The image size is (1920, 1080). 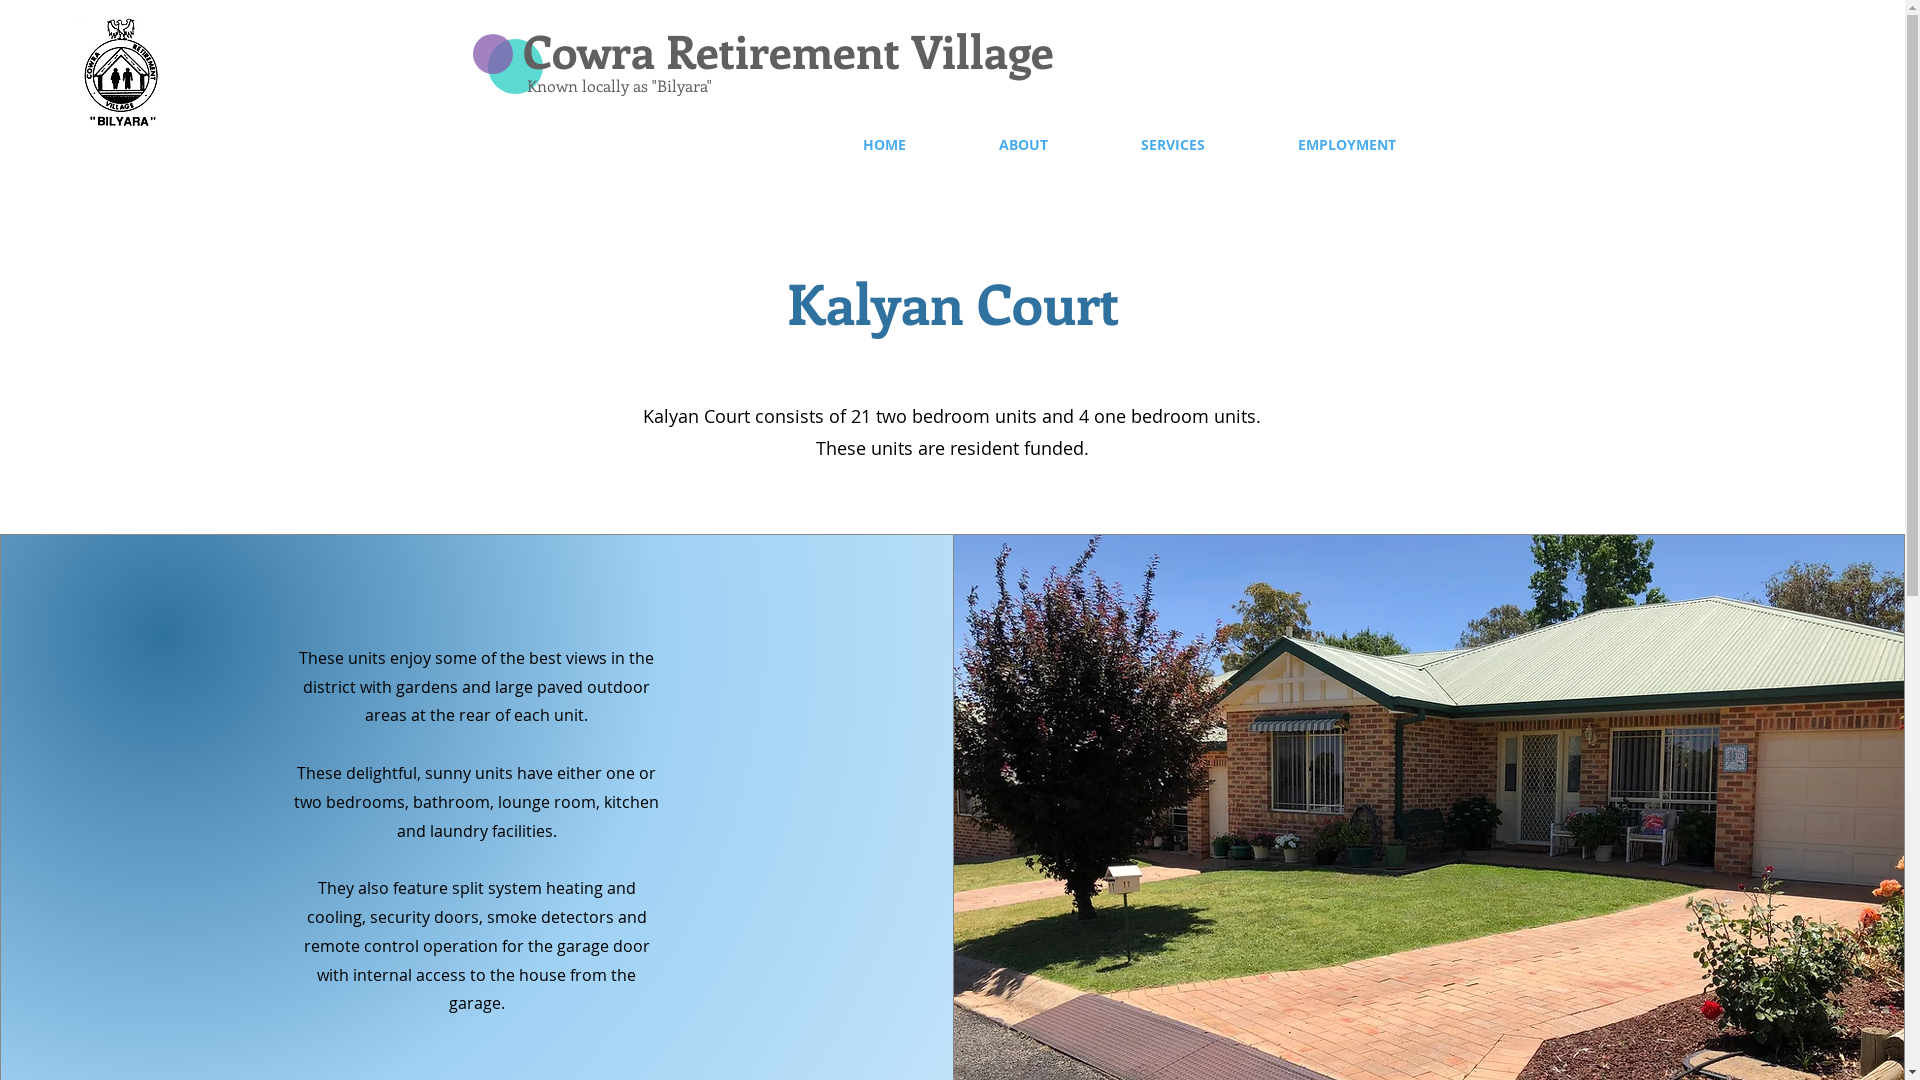 I want to click on 'HOME', so click(x=882, y=143).